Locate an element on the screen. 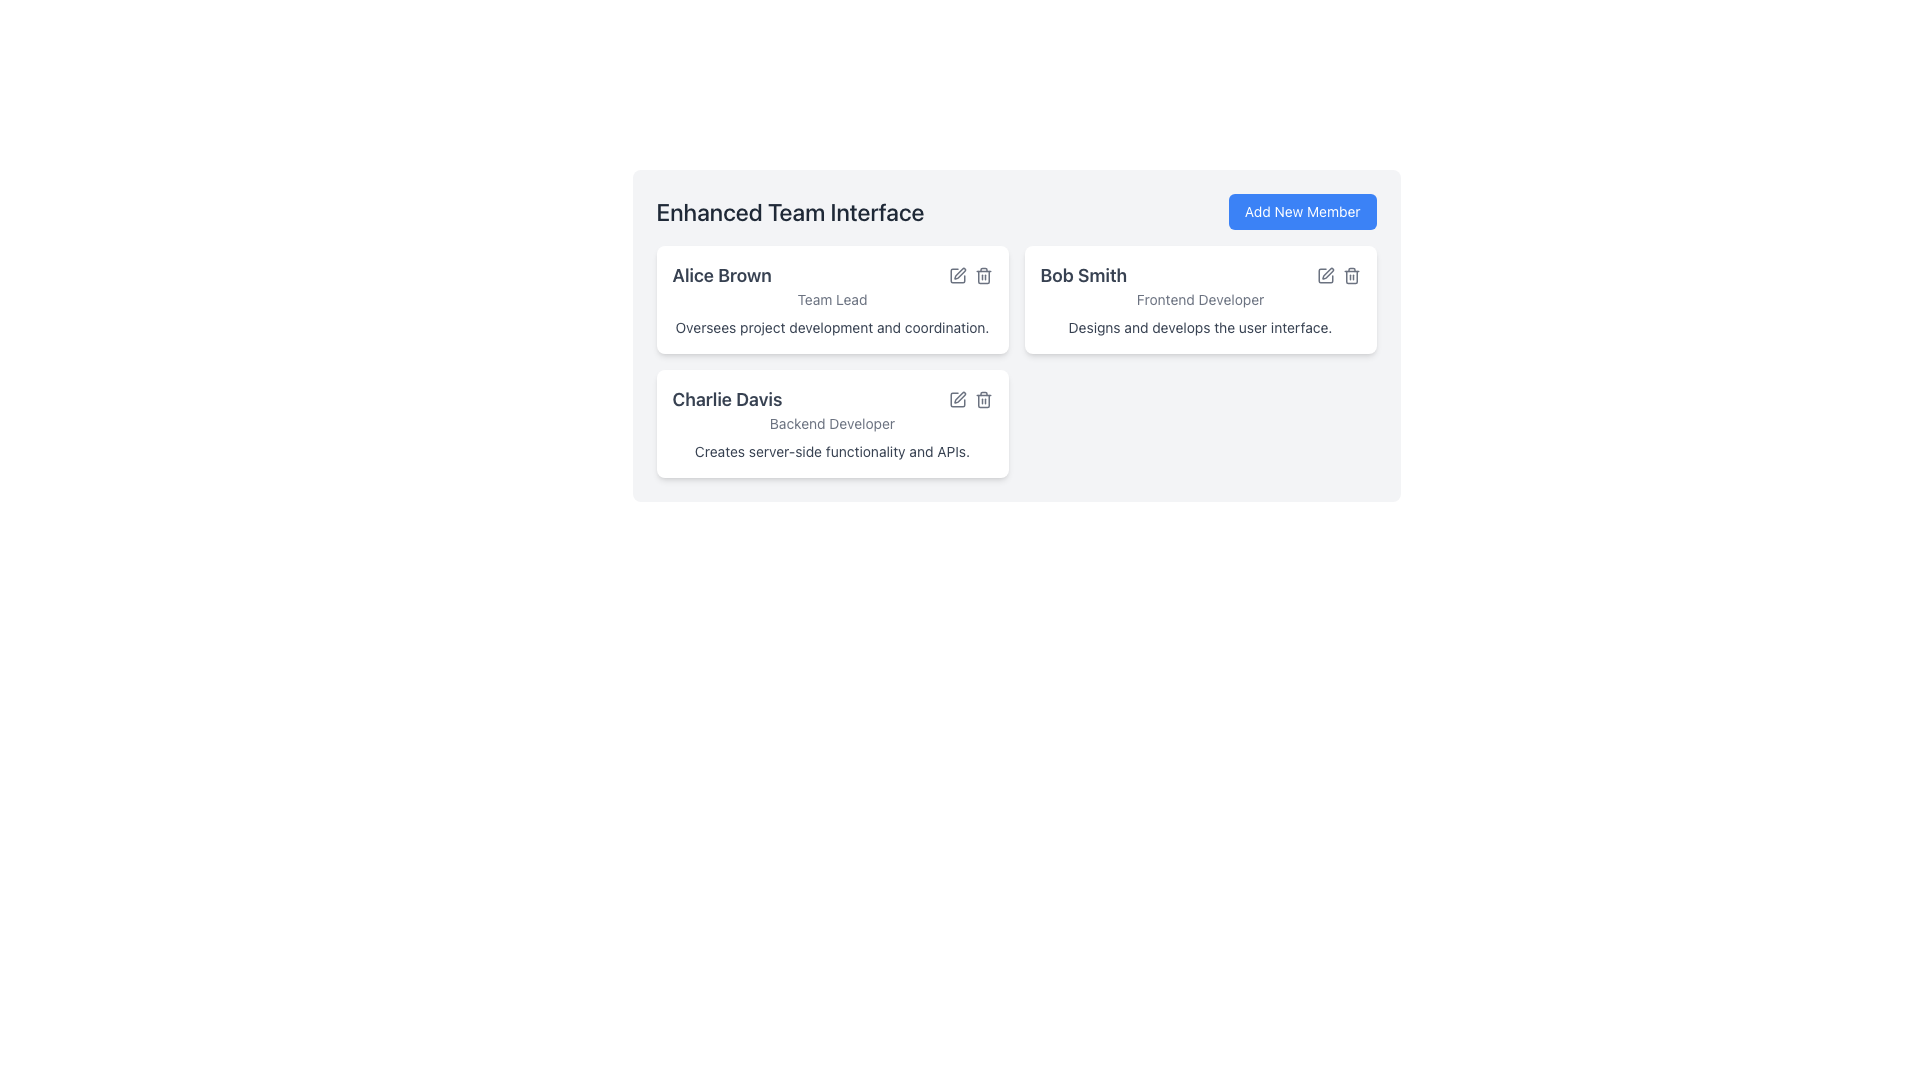  the small gray trashcan icon button located at the top-right corner of Alice Brown's card is located at coordinates (983, 276).